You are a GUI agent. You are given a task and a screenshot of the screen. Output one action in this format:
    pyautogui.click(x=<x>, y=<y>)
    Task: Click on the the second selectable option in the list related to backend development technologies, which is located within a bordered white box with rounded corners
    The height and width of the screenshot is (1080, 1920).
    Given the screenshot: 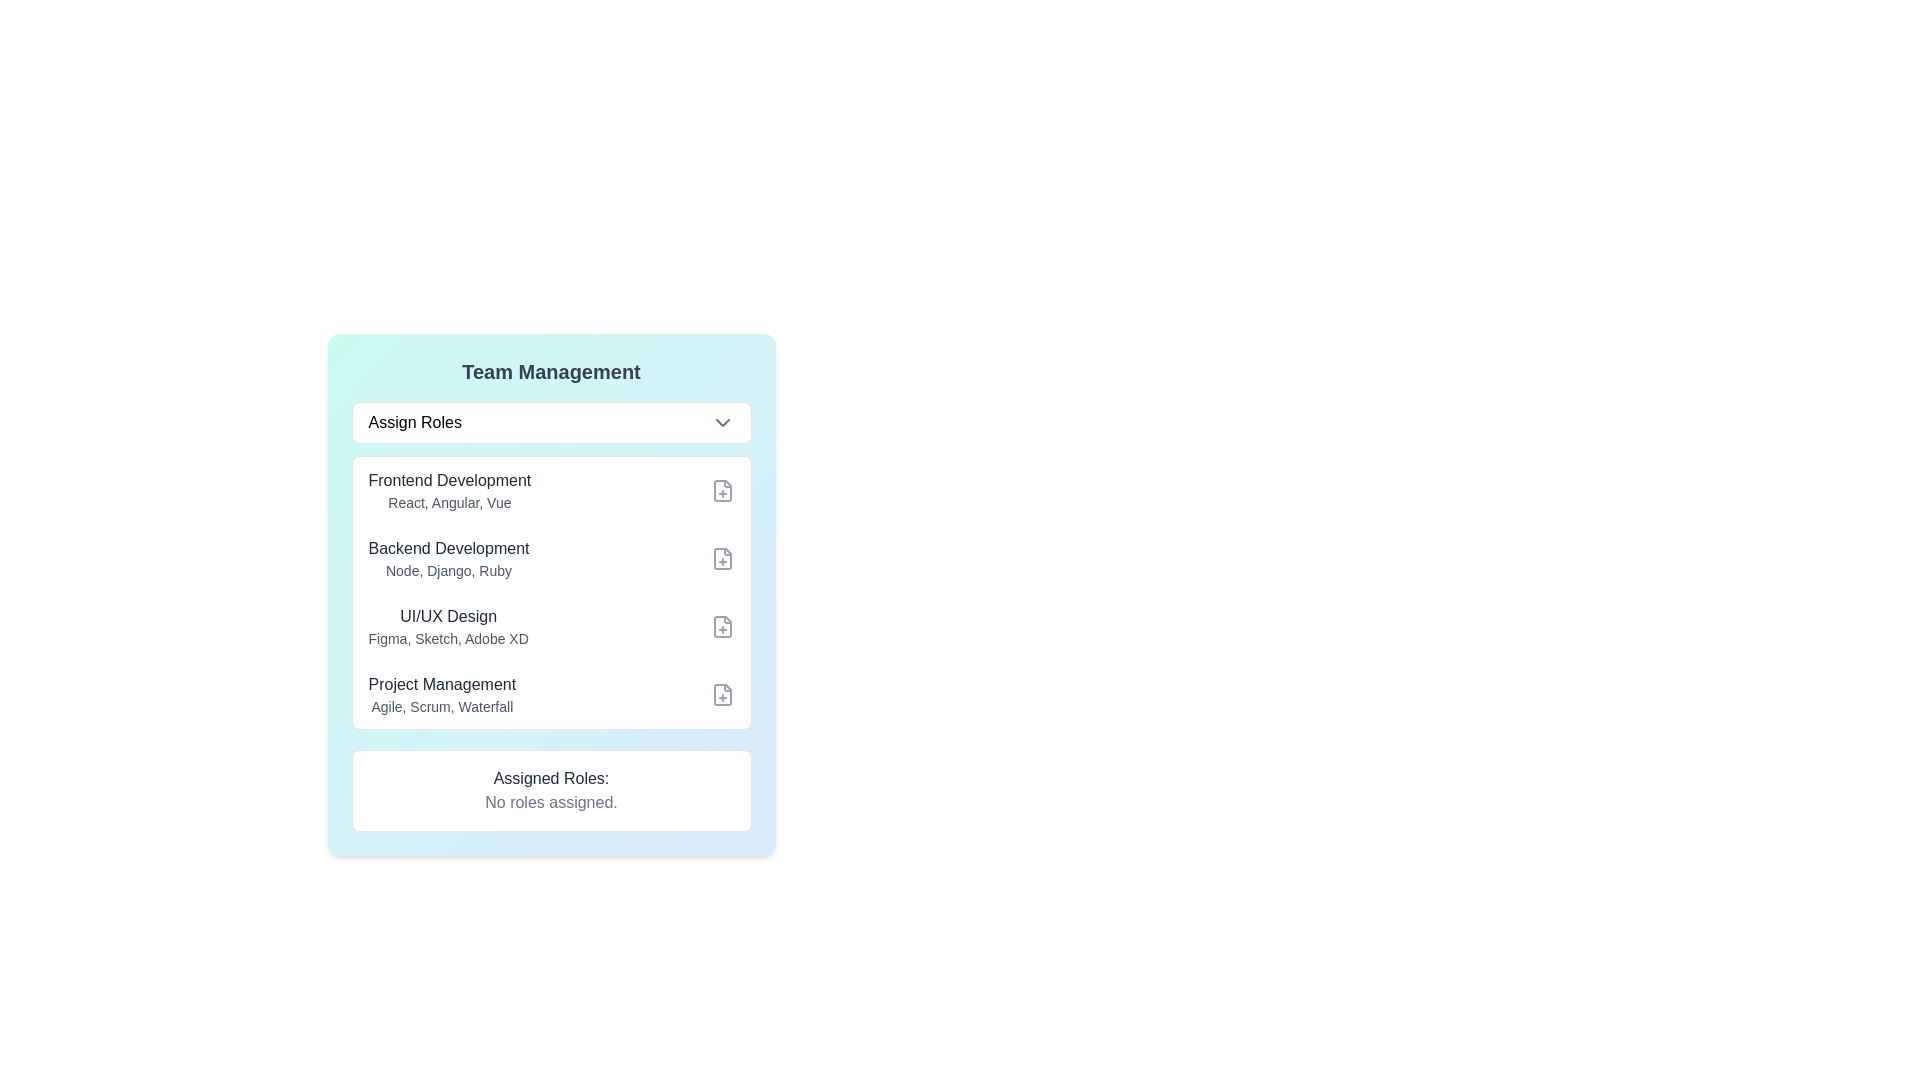 What is the action you would take?
    pyautogui.click(x=551, y=559)
    